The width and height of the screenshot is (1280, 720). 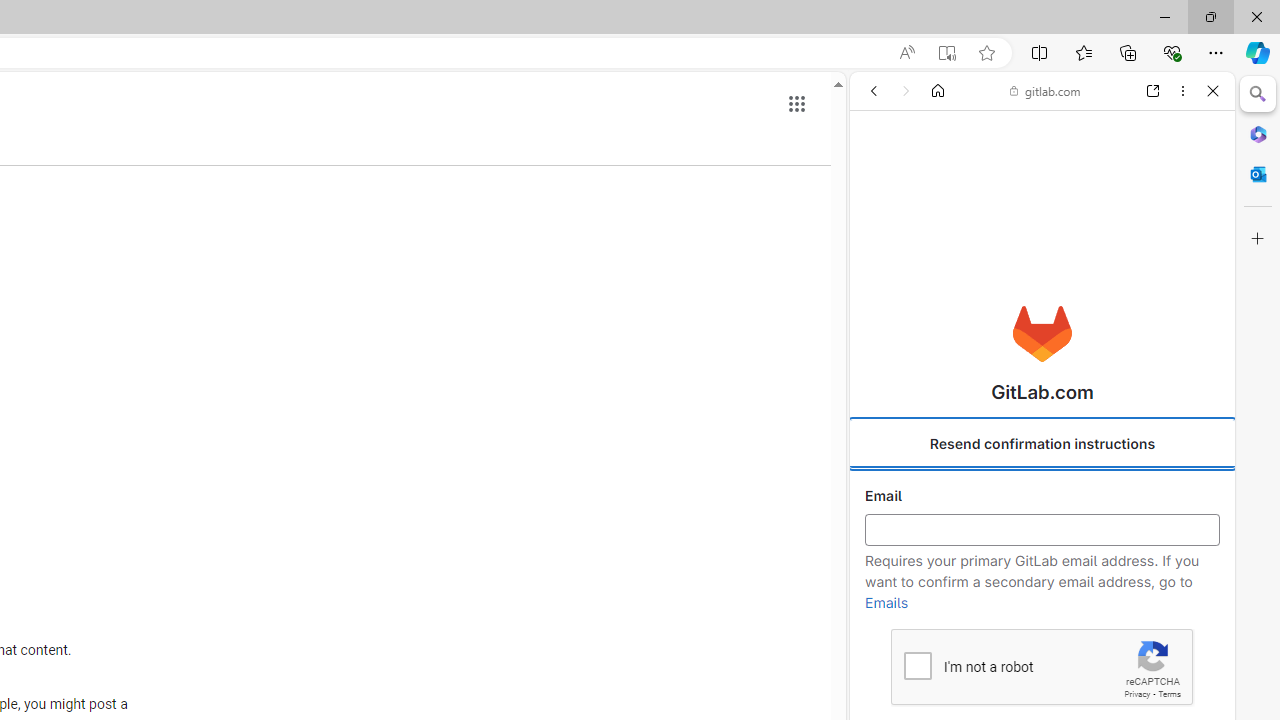 I want to click on 'Microsoft 365', so click(x=1257, y=133).